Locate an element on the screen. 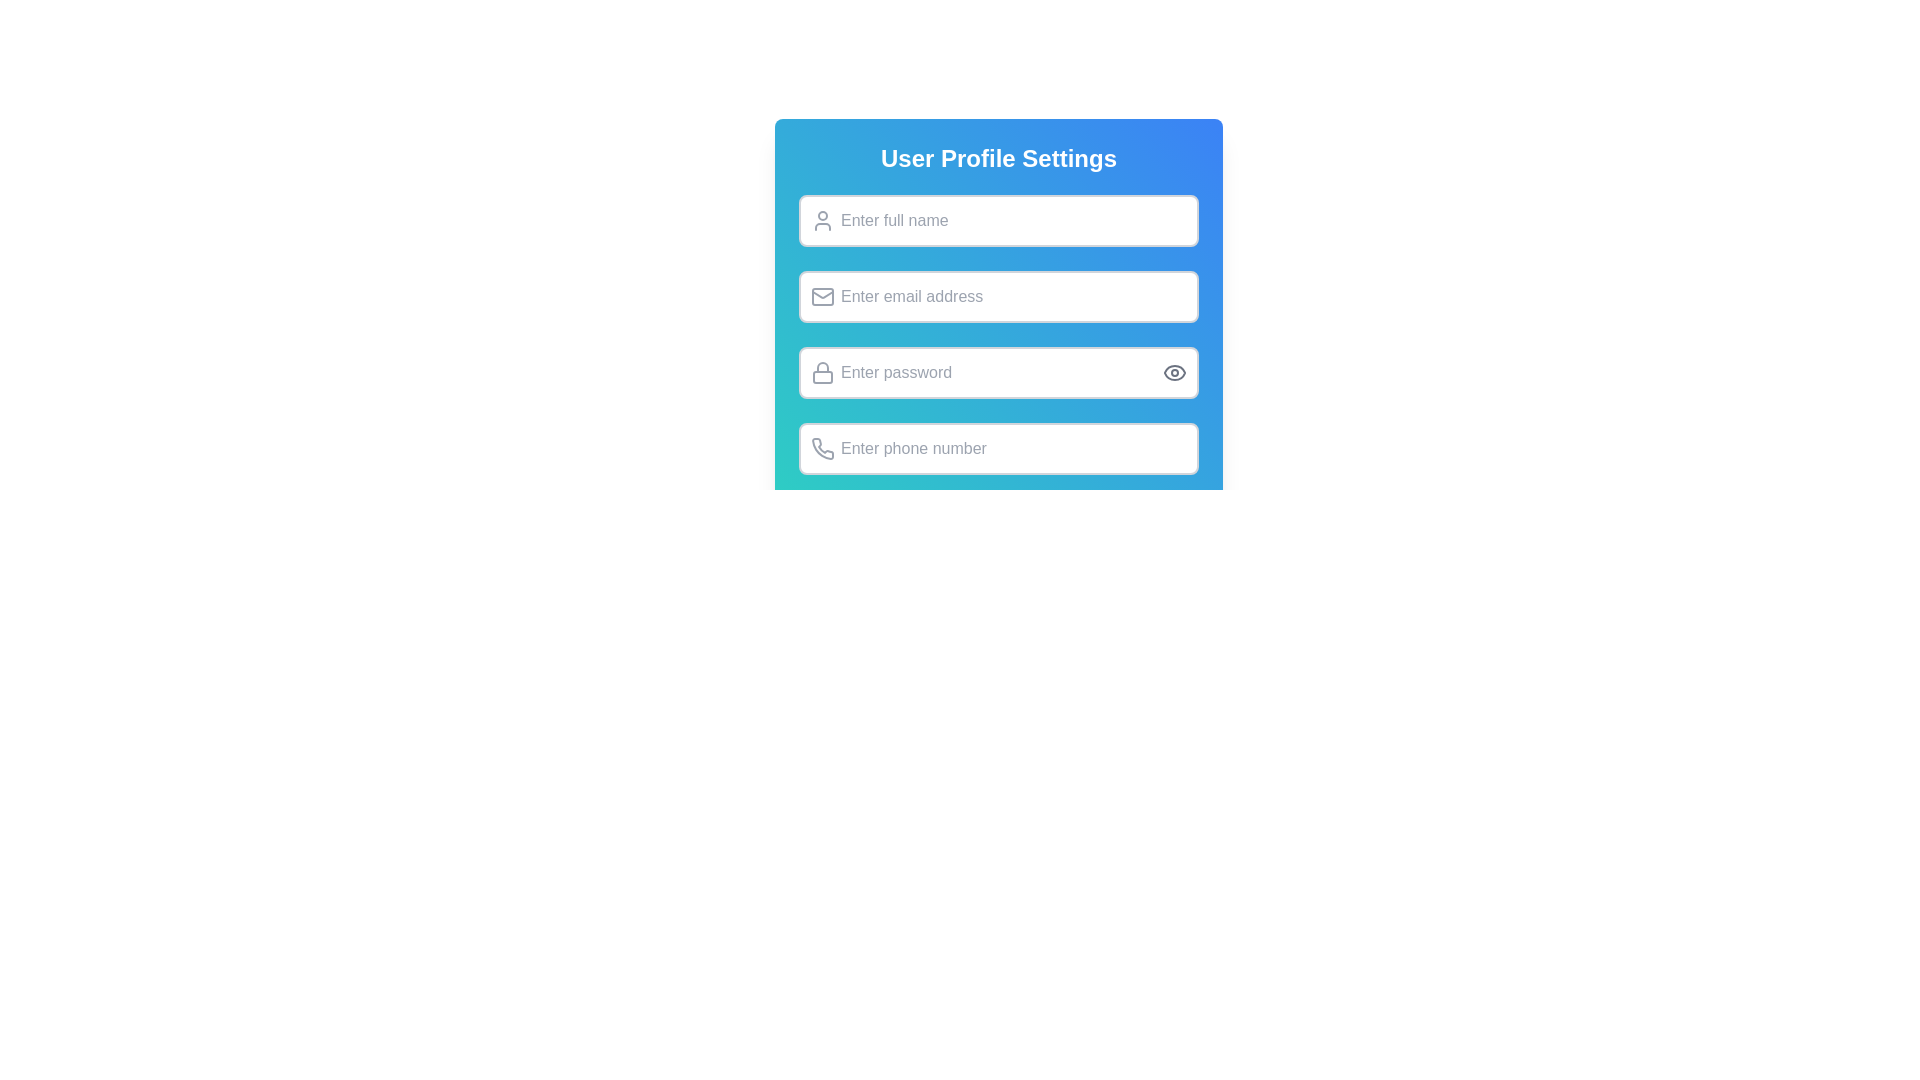 This screenshot has width=1920, height=1080. the email input field located in the 'User Profile Settings' form to focus on it is located at coordinates (998, 297).